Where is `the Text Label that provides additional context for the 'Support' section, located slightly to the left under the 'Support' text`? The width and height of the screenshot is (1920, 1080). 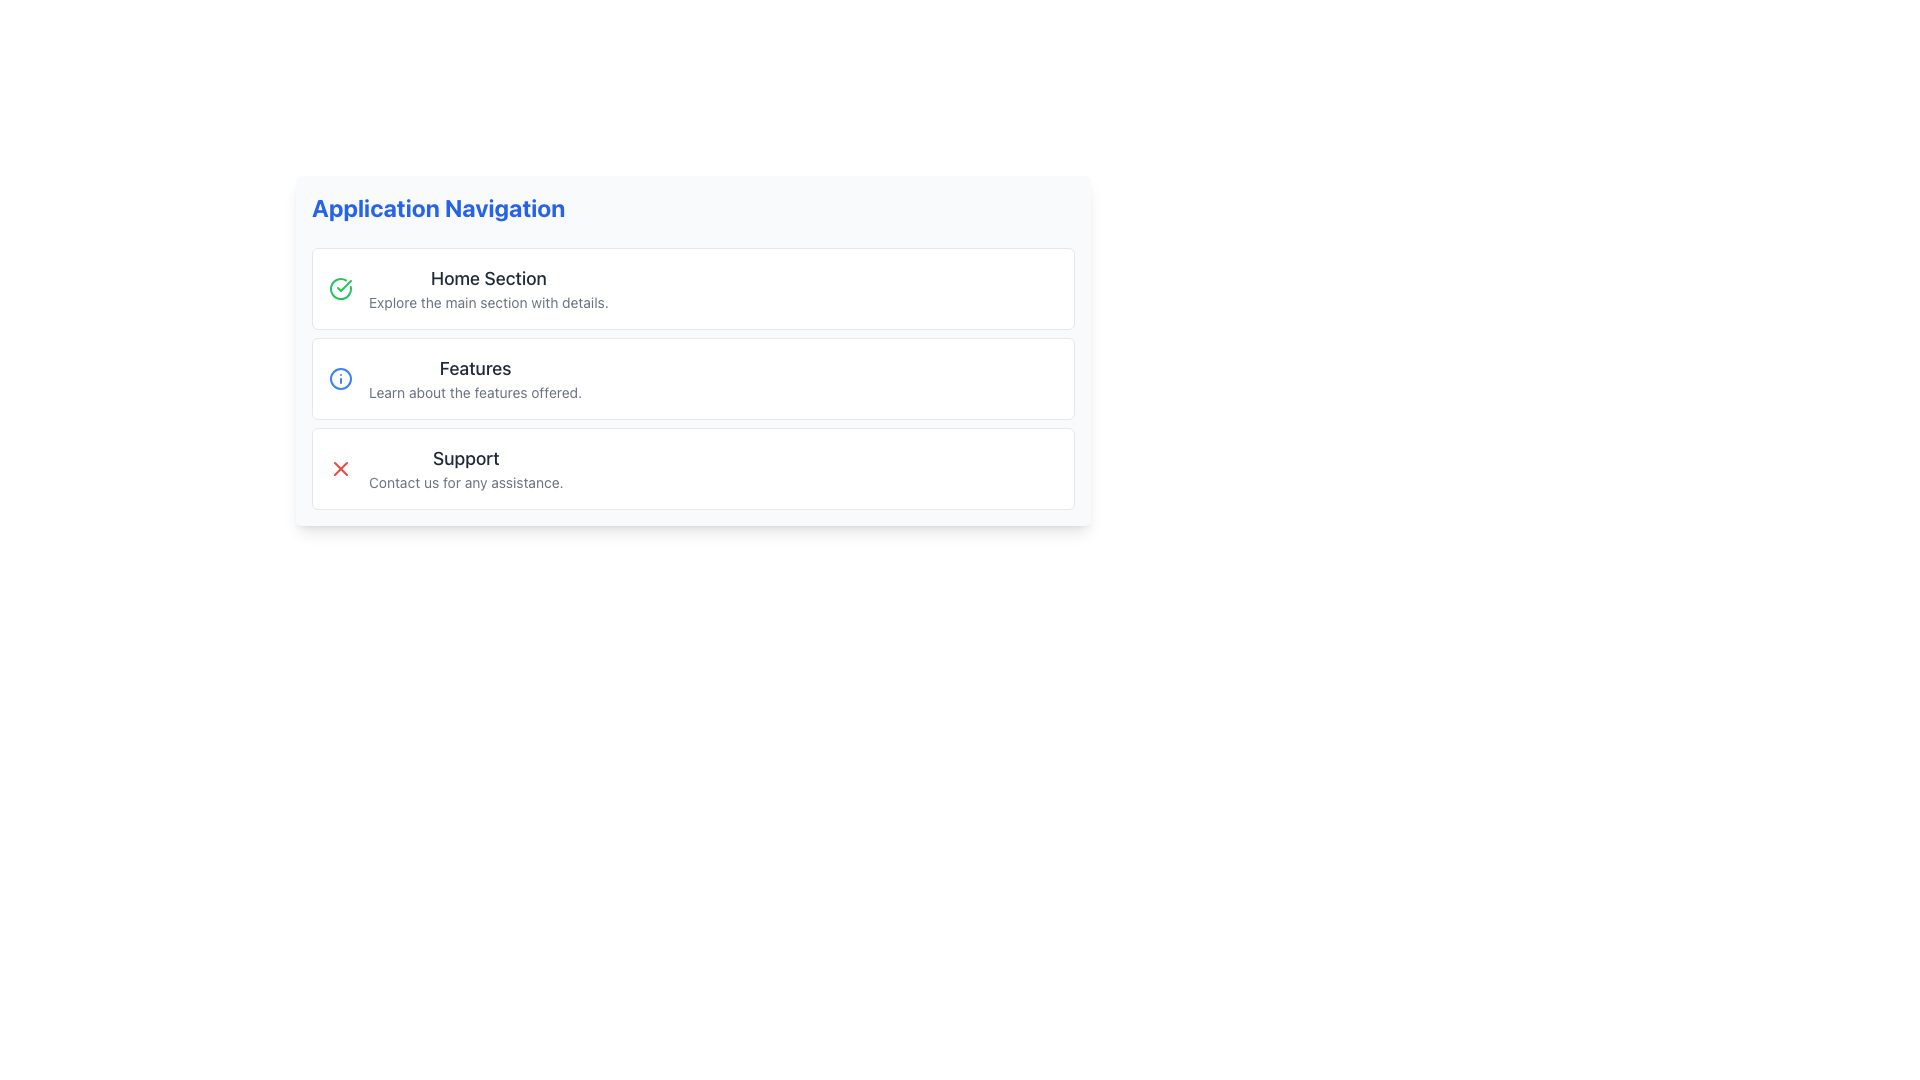
the Text Label that provides additional context for the 'Support' section, located slightly to the left under the 'Support' text is located at coordinates (465, 482).